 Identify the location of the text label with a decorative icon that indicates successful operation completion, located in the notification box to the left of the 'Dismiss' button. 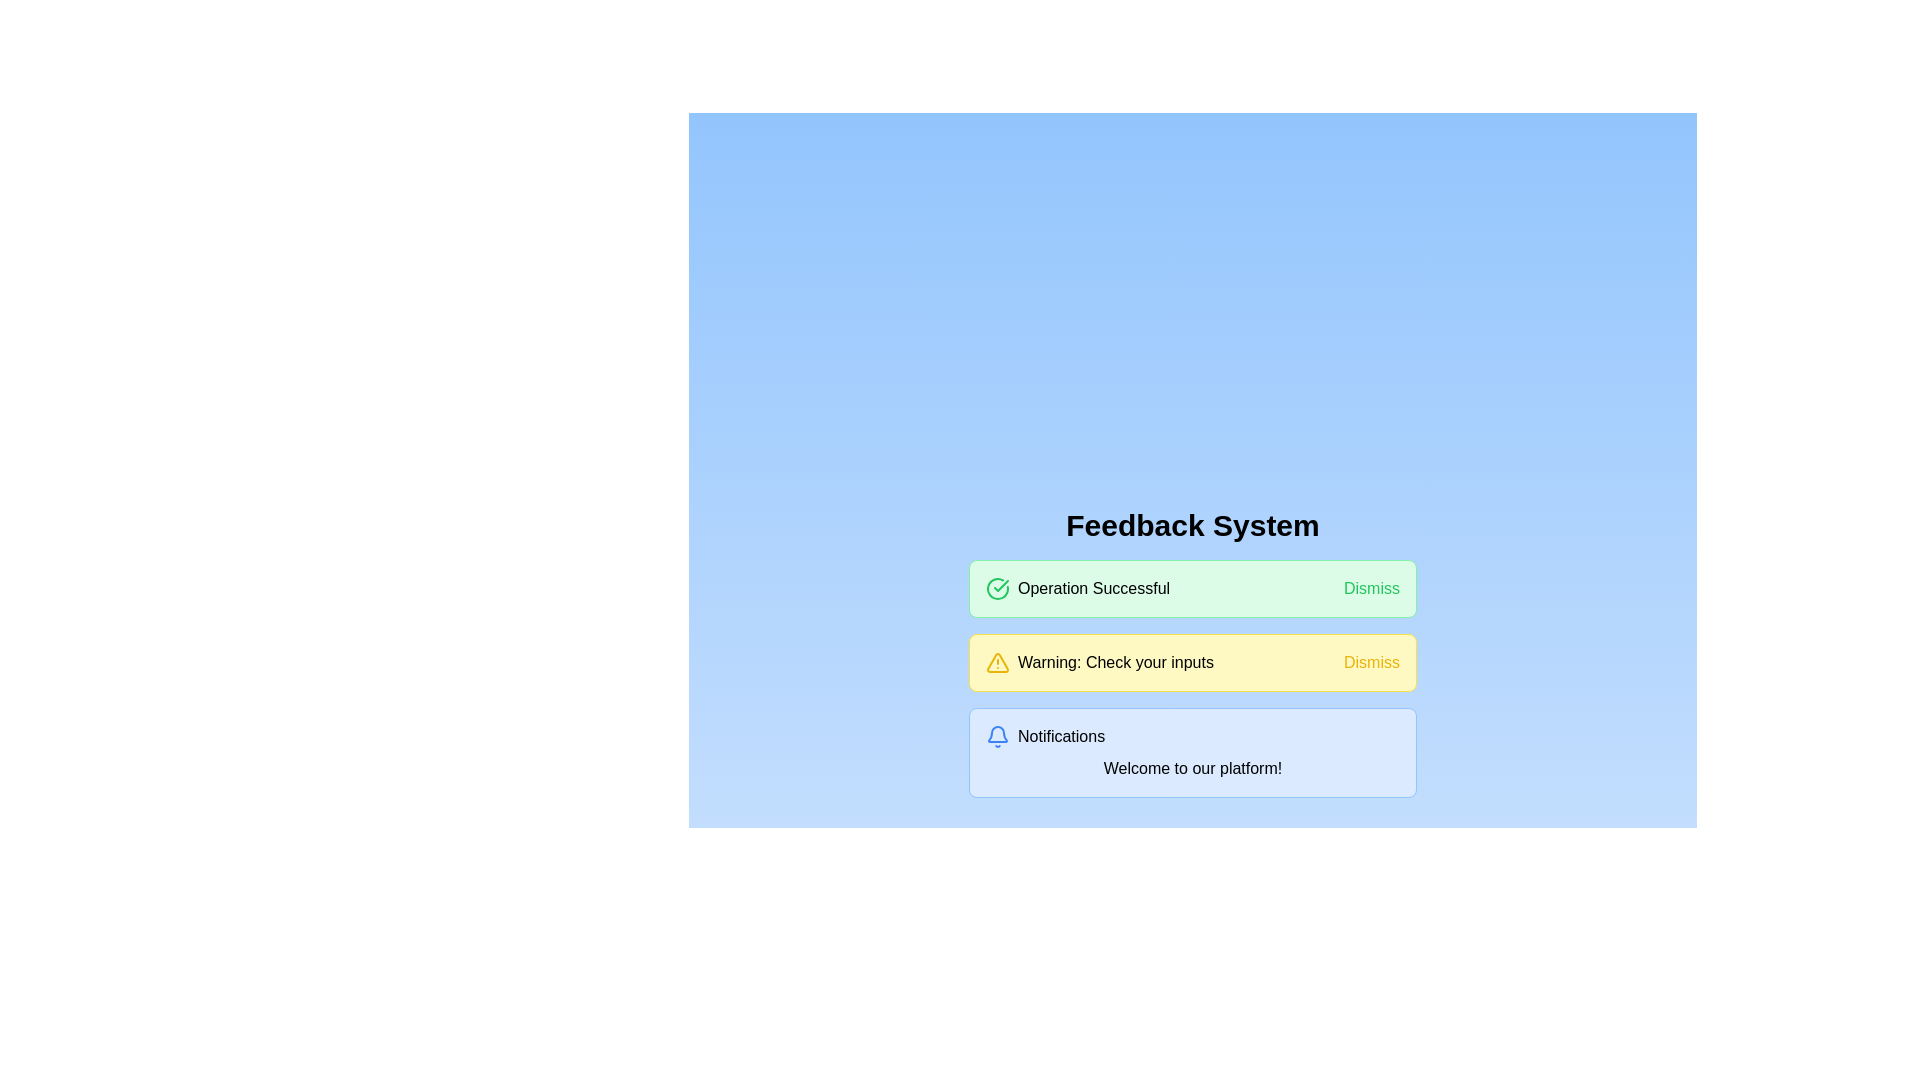
(1077, 588).